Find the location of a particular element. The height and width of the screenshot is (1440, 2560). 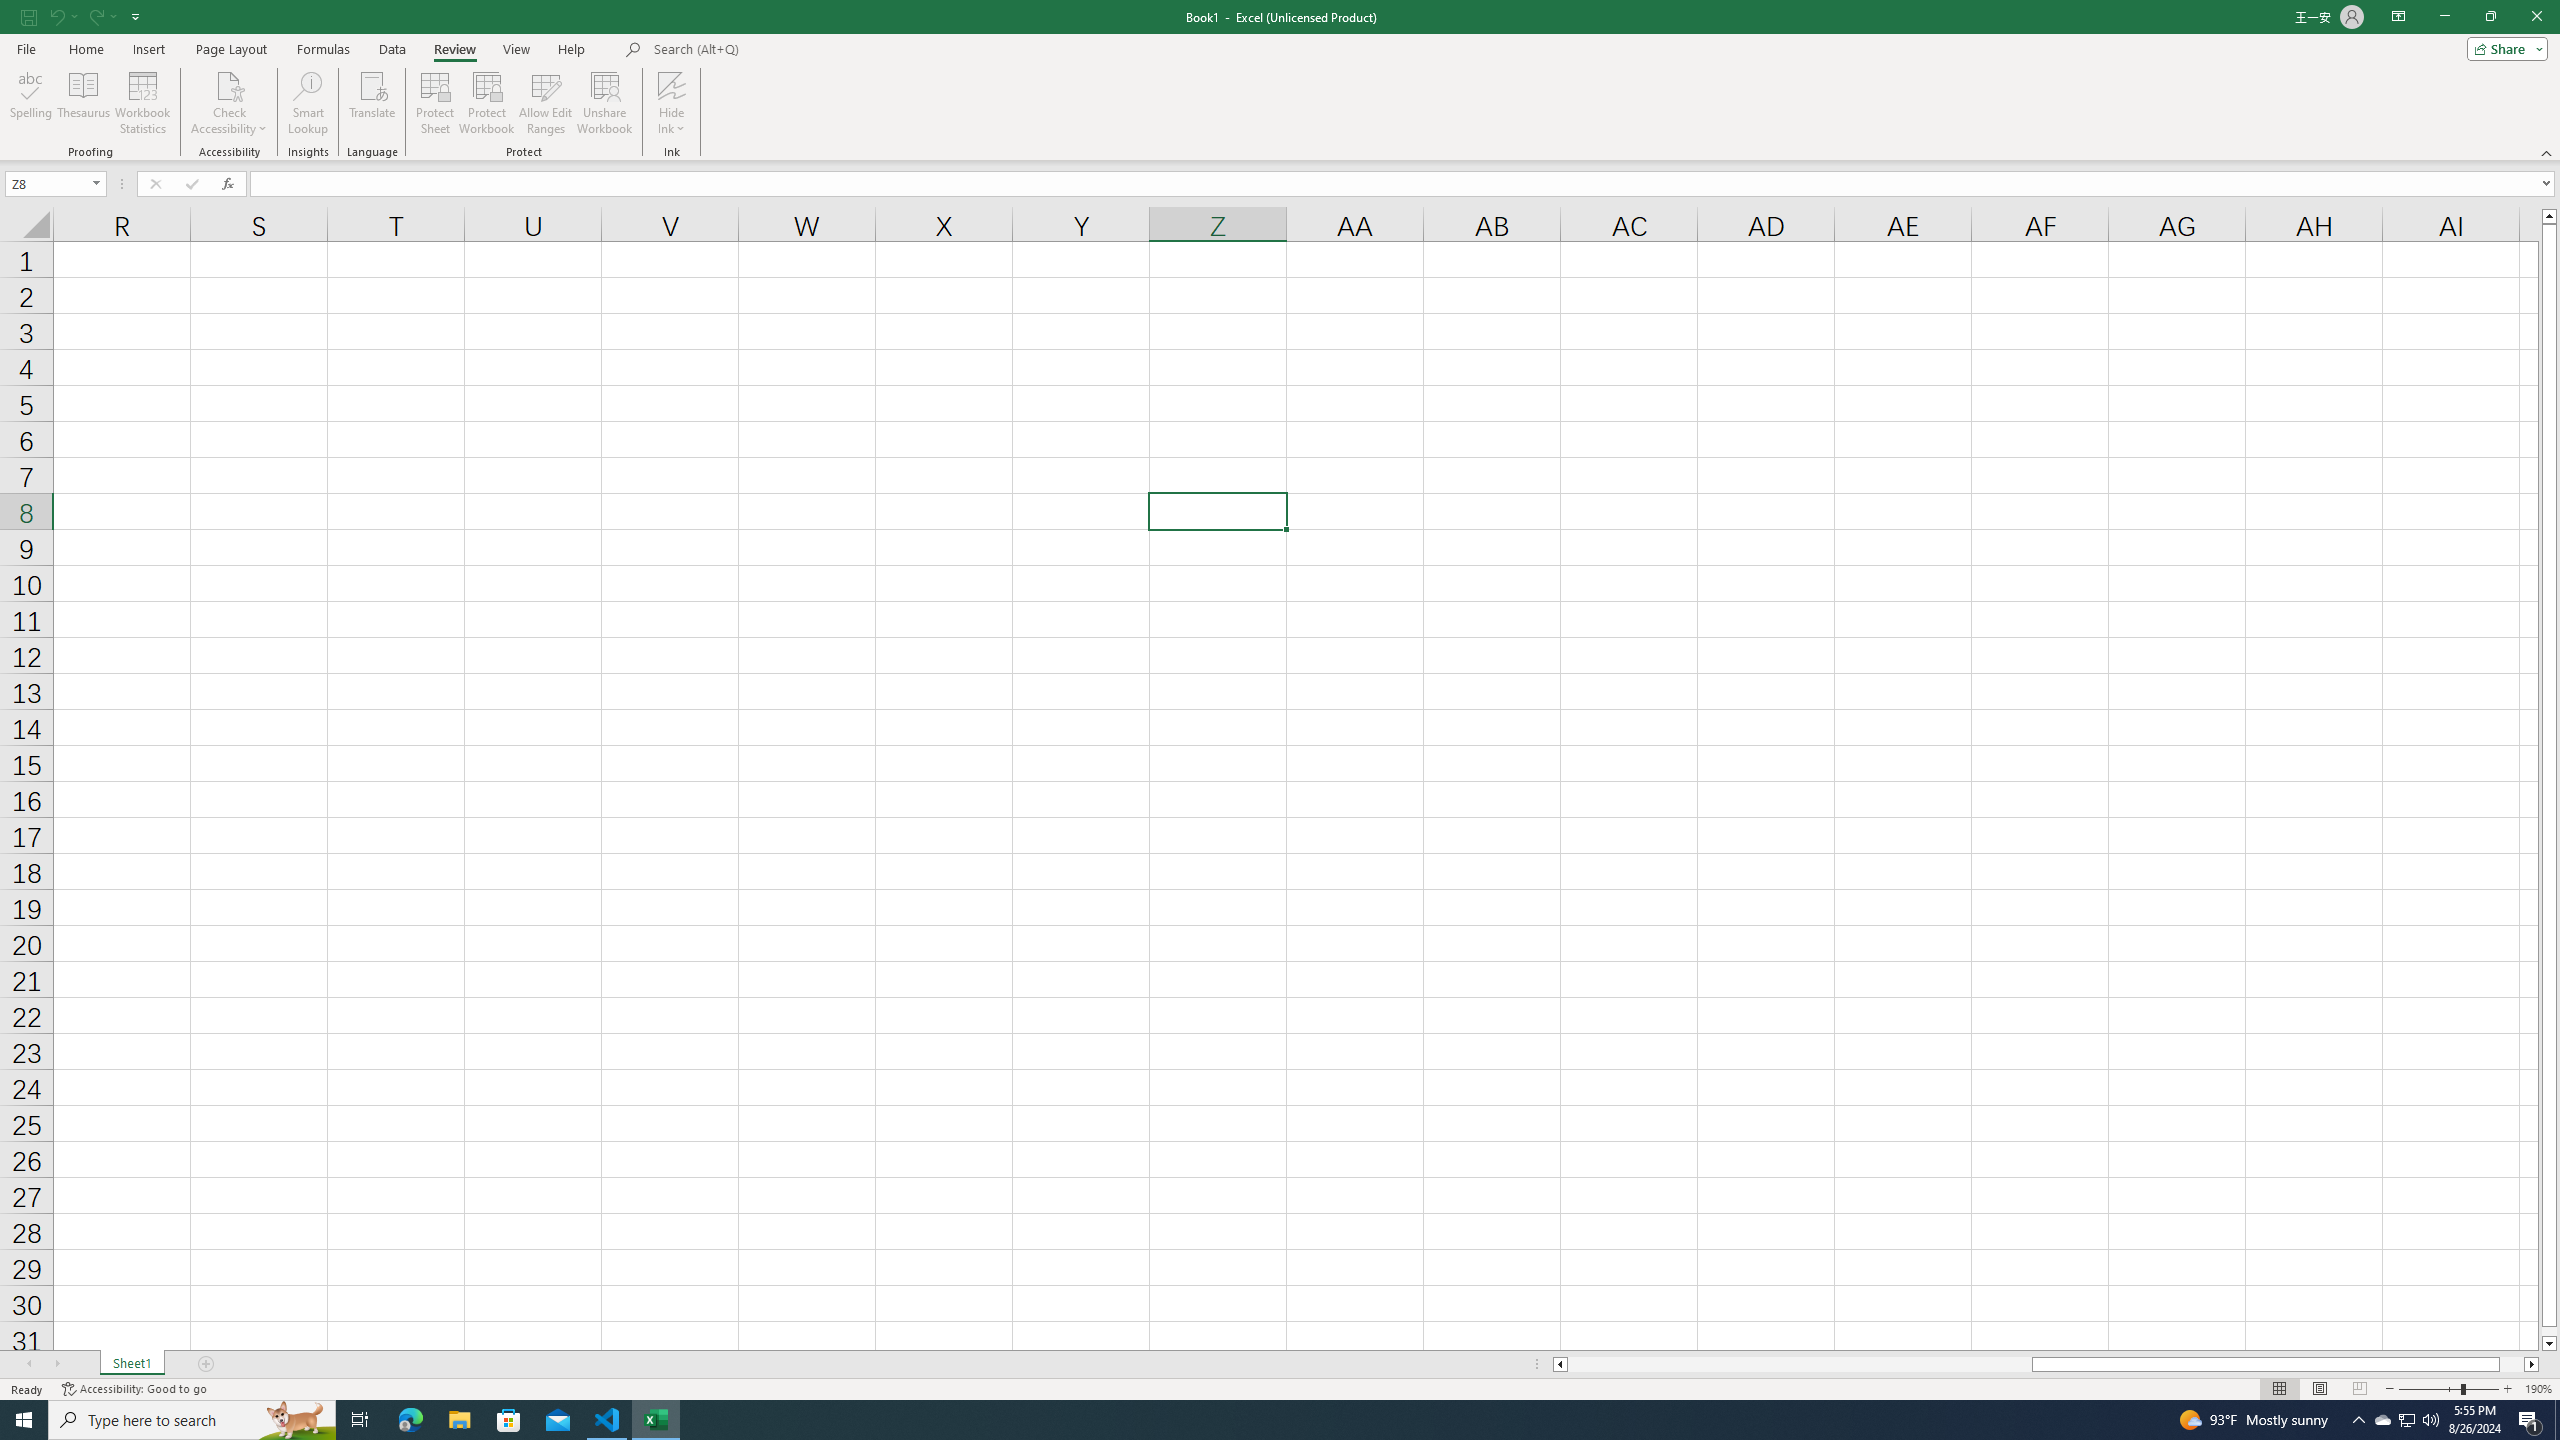

'Check Accessibility' is located at coordinates (228, 84).